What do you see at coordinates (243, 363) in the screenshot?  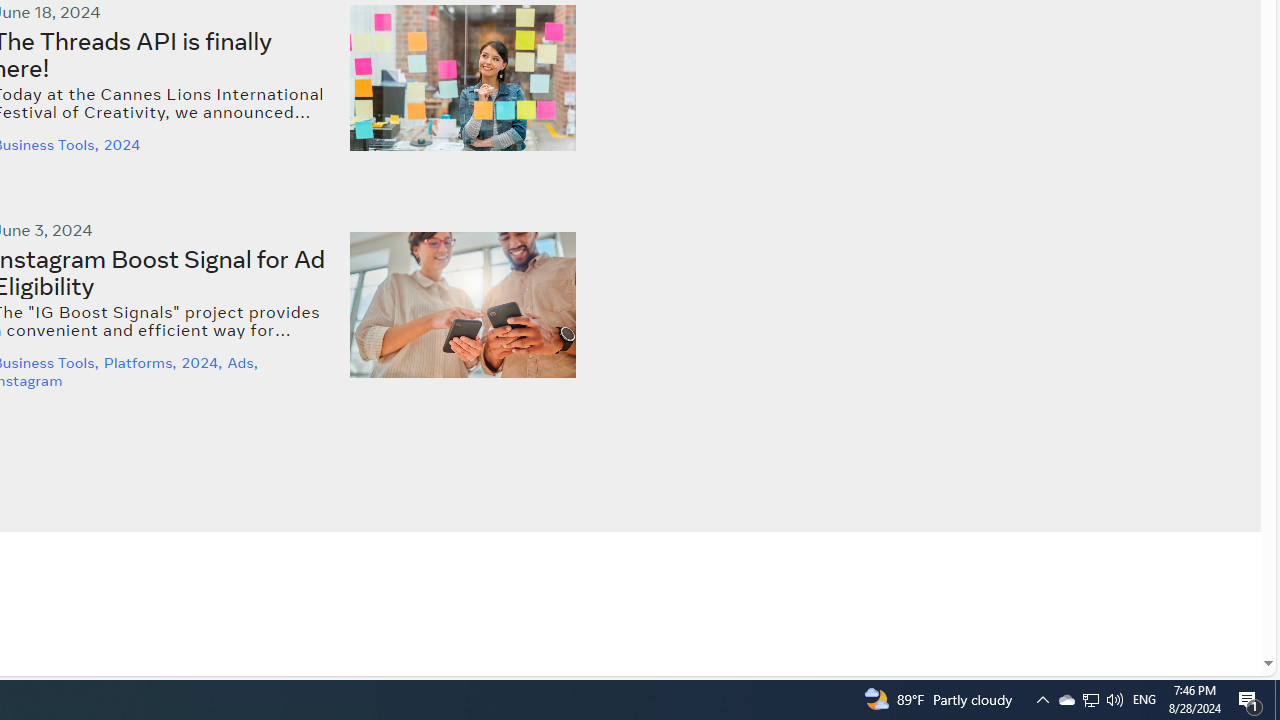 I see `'Ads,'` at bounding box center [243, 363].